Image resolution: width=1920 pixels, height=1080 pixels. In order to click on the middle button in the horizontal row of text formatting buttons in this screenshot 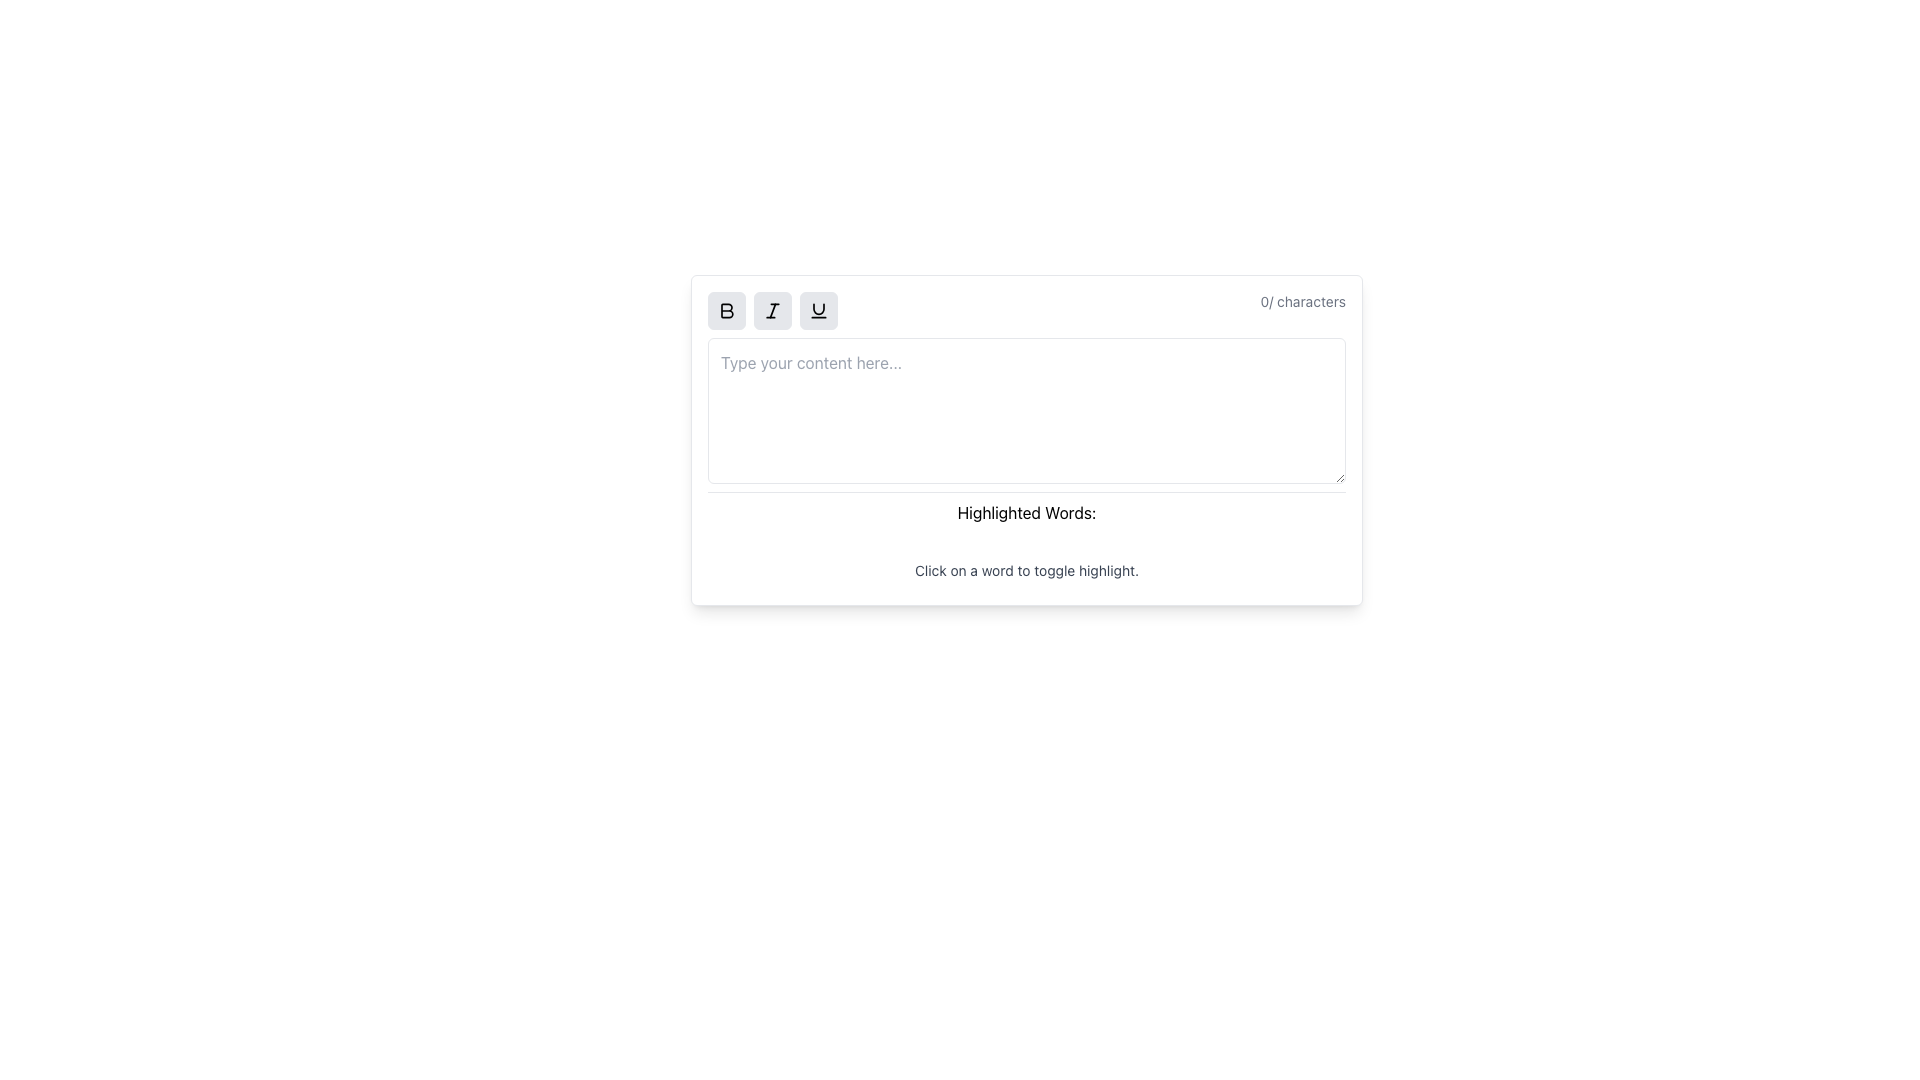, I will do `click(771, 311)`.